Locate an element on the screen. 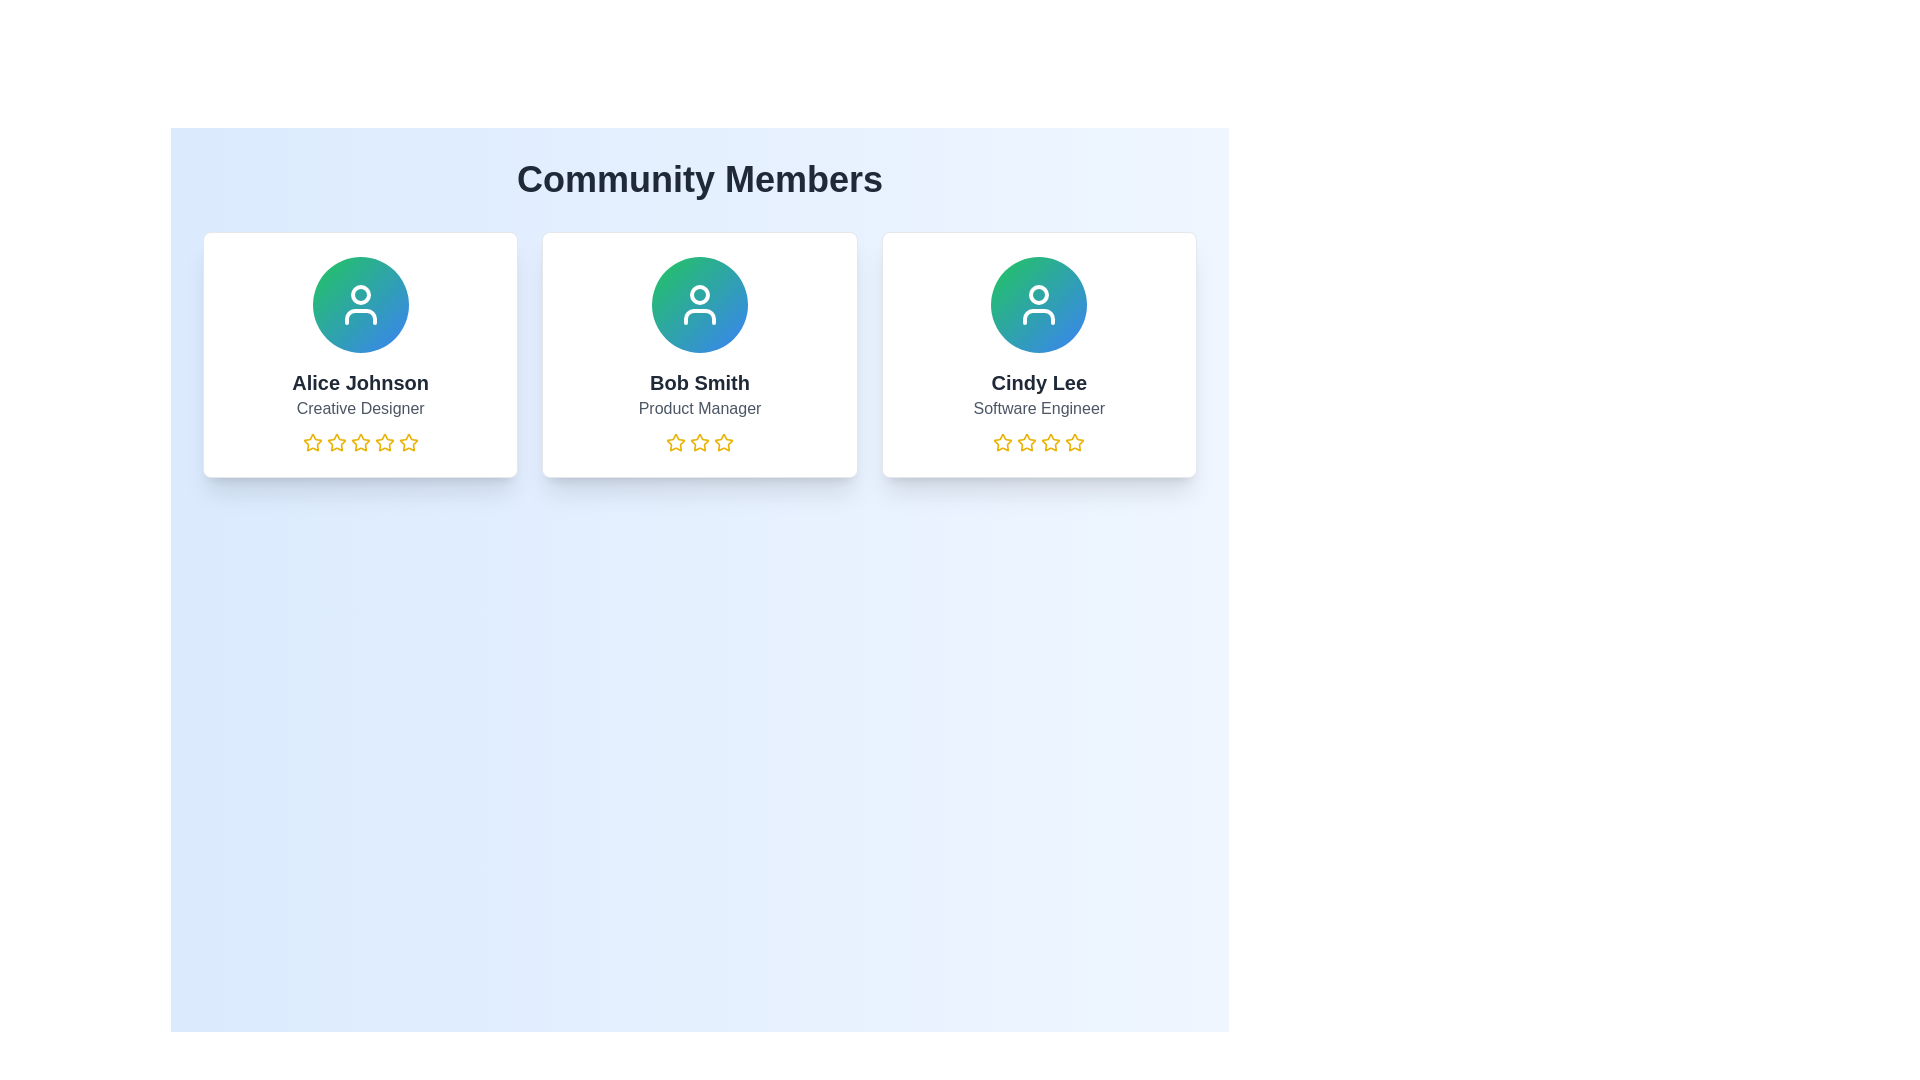 Image resolution: width=1920 pixels, height=1080 pixels. the fourth star icon with a yellow outline located under the 'Cindy Lee, Software Engineer' card in the 'Community Members' section is located at coordinates (1050, 442).